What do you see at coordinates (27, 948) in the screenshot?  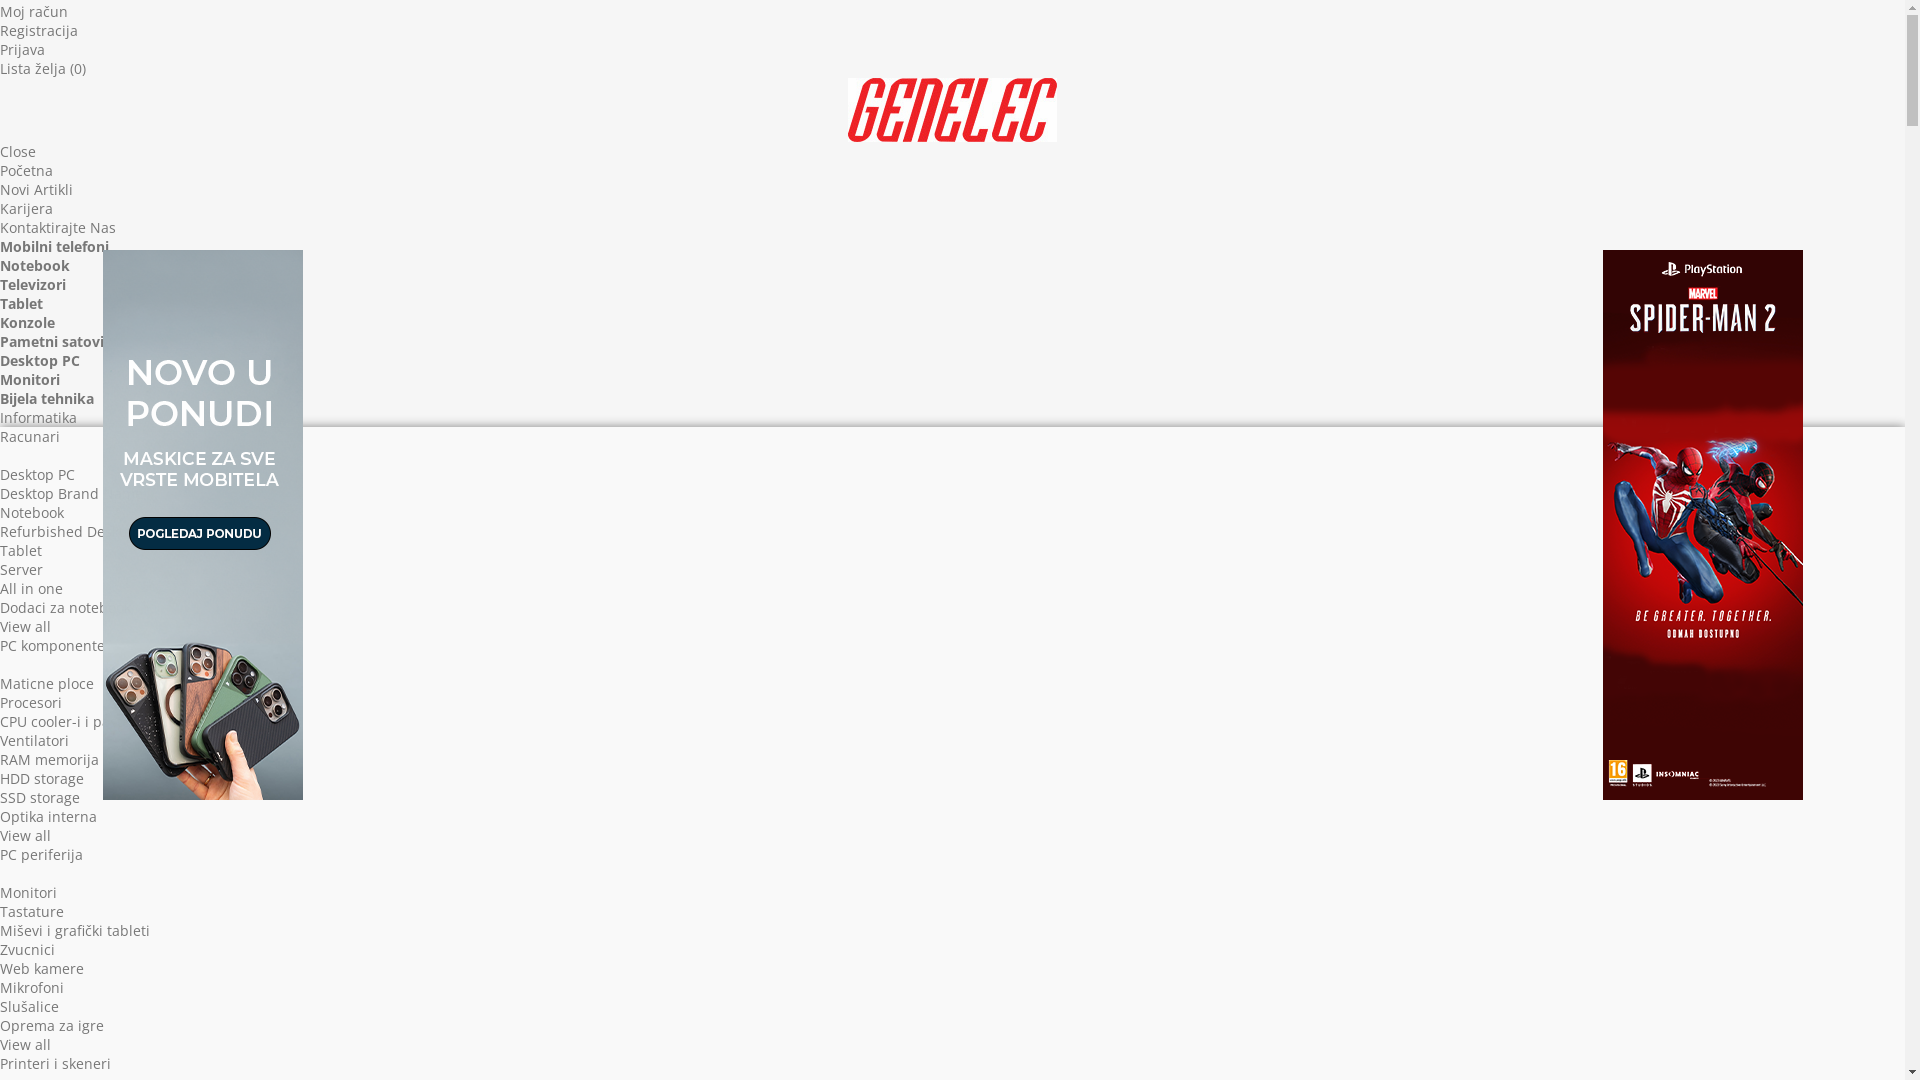 I see `'Zvucnici'` at bounding box center [27, 948].